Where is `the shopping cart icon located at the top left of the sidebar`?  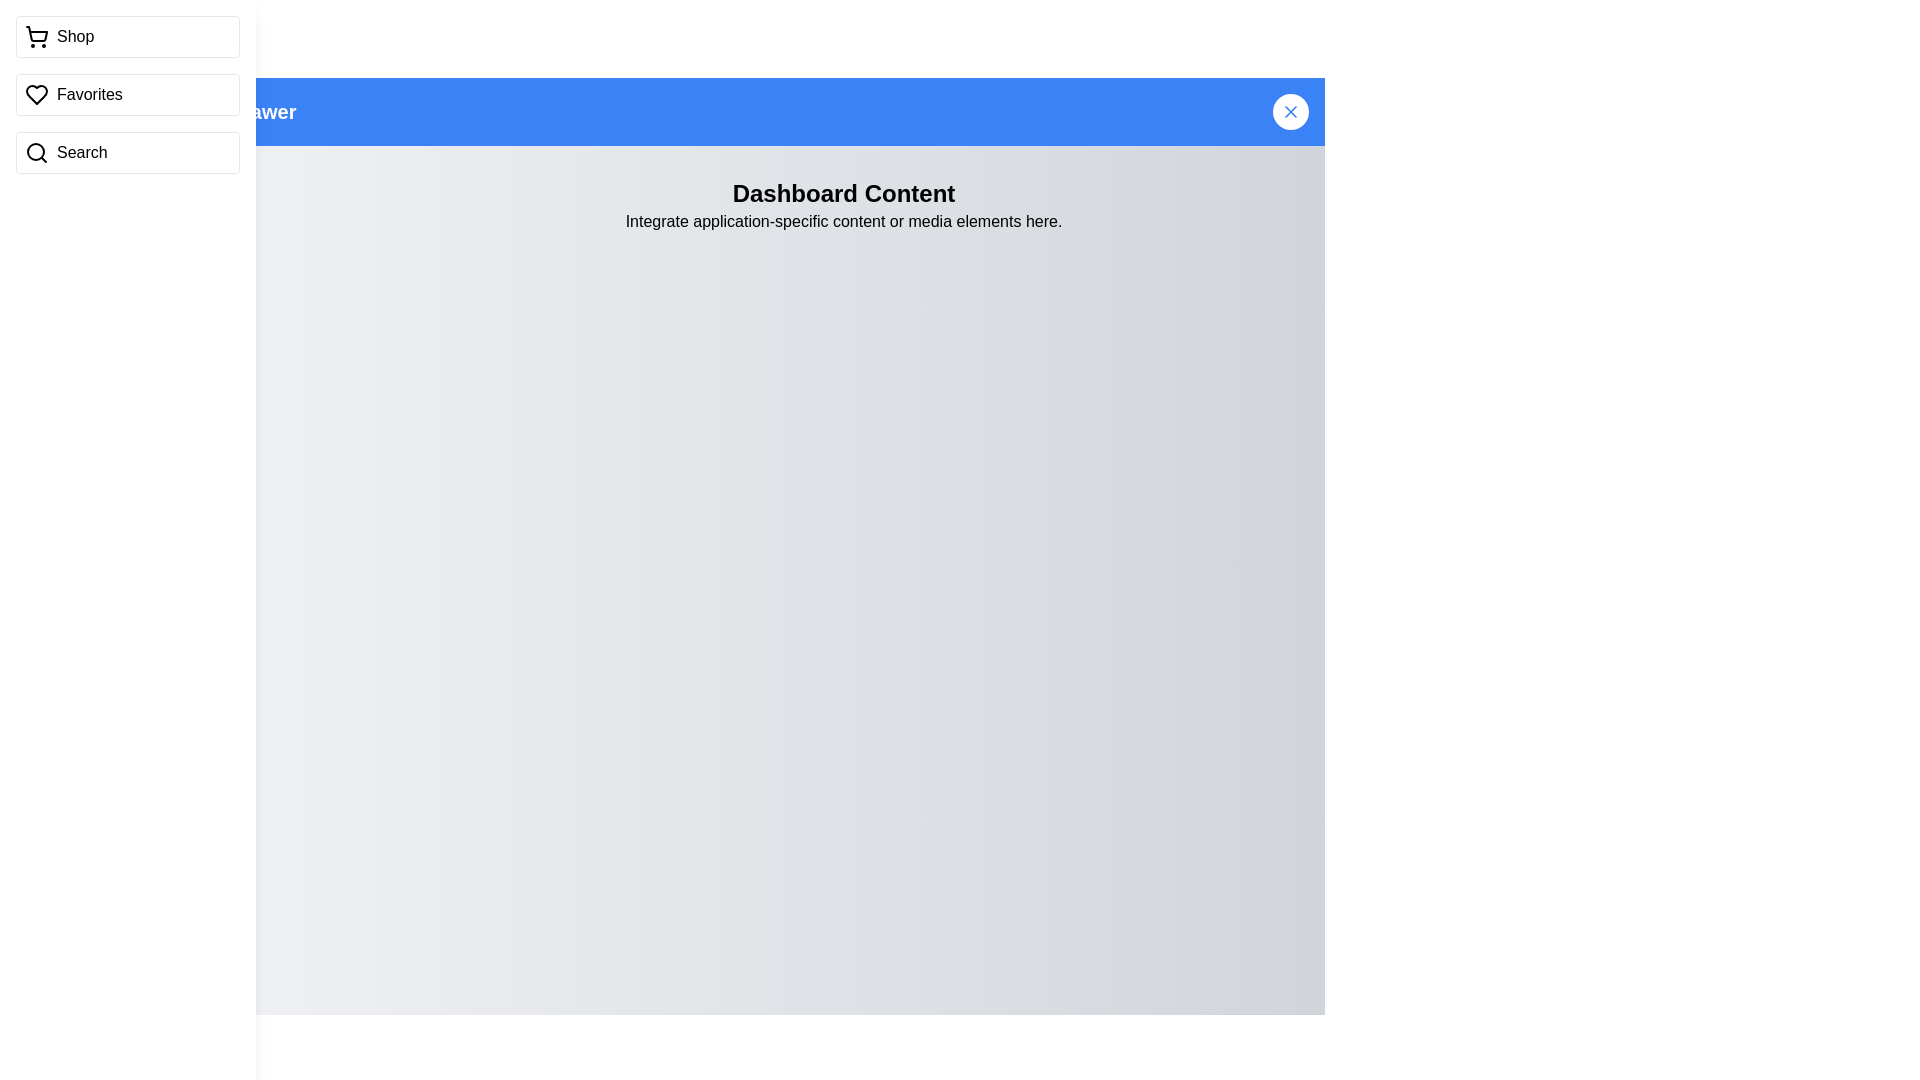
the shopping cart icon located at the top left of the sidebar is located at coordinates (37, 37).